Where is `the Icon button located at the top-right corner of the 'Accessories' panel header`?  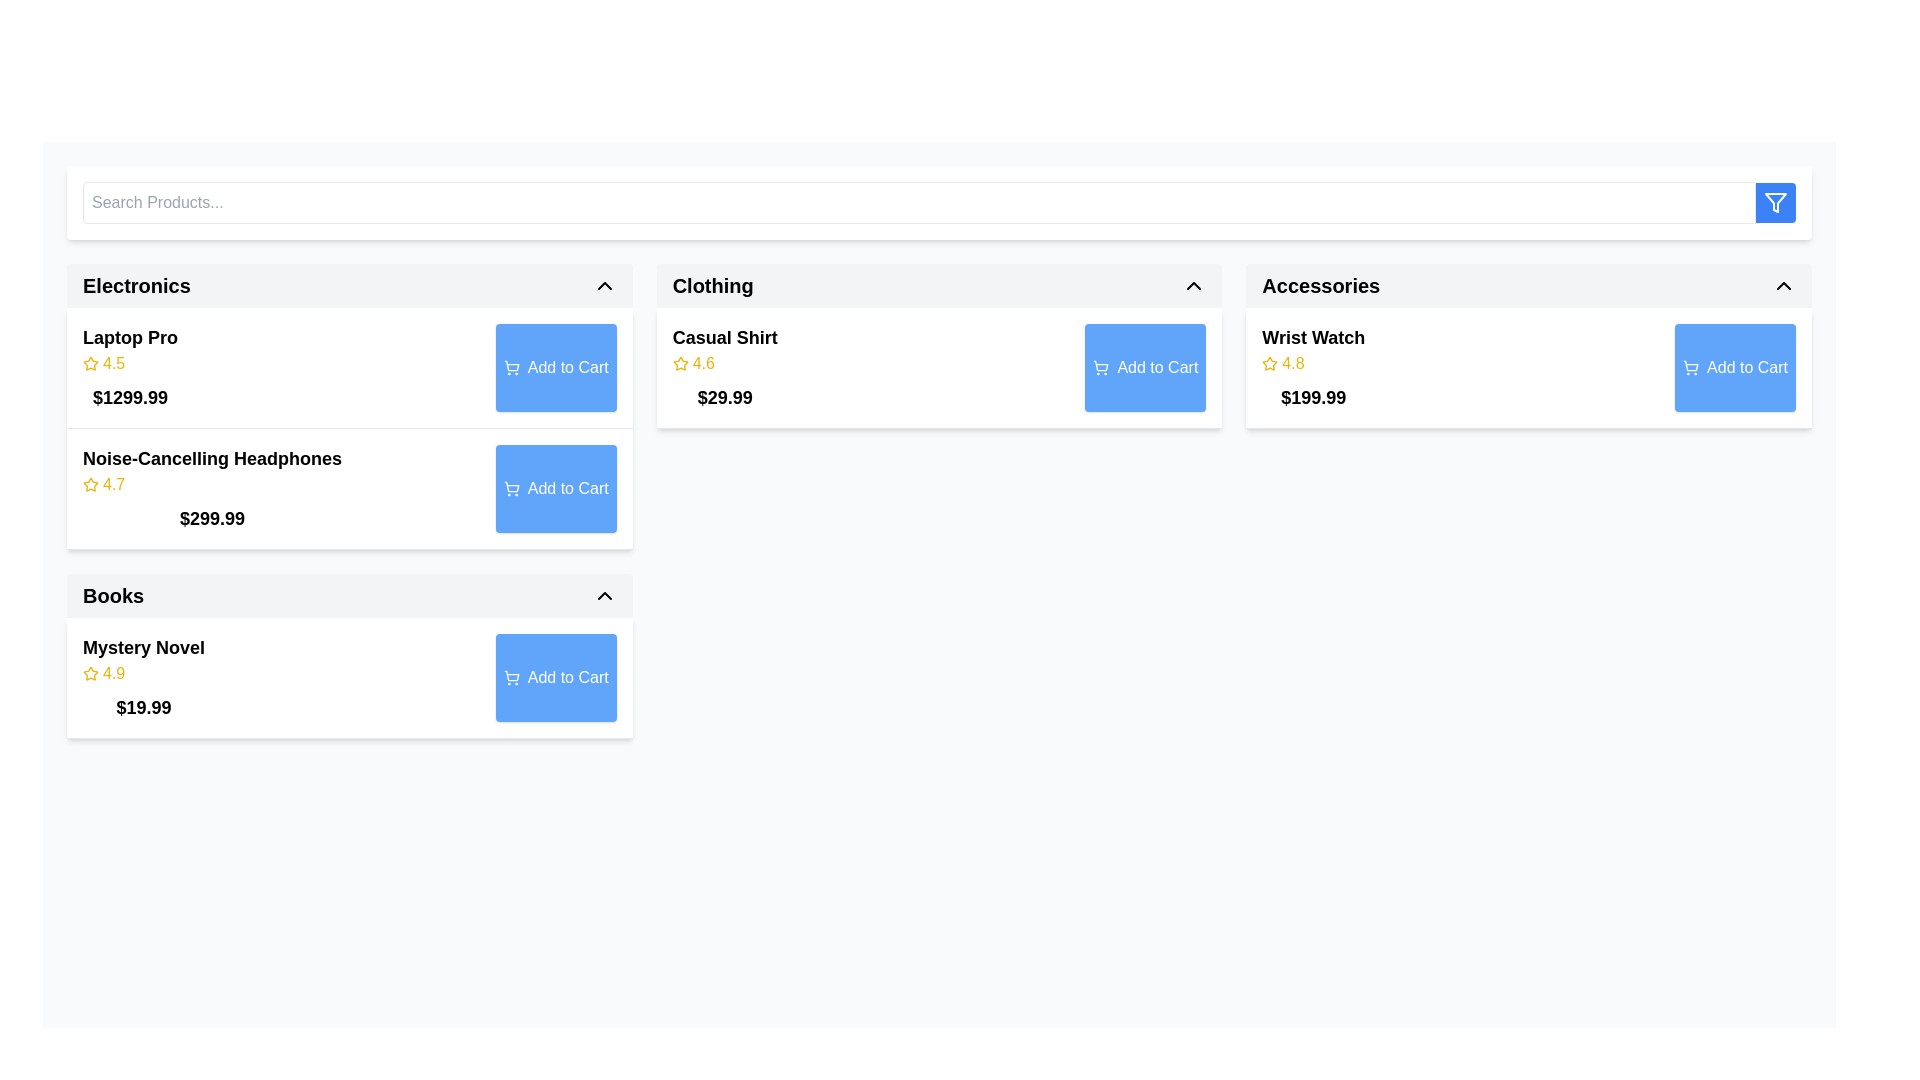 the Icon button located at the top-right corner of the 'Accessories' panel header is located at coordinates (1784, 285).